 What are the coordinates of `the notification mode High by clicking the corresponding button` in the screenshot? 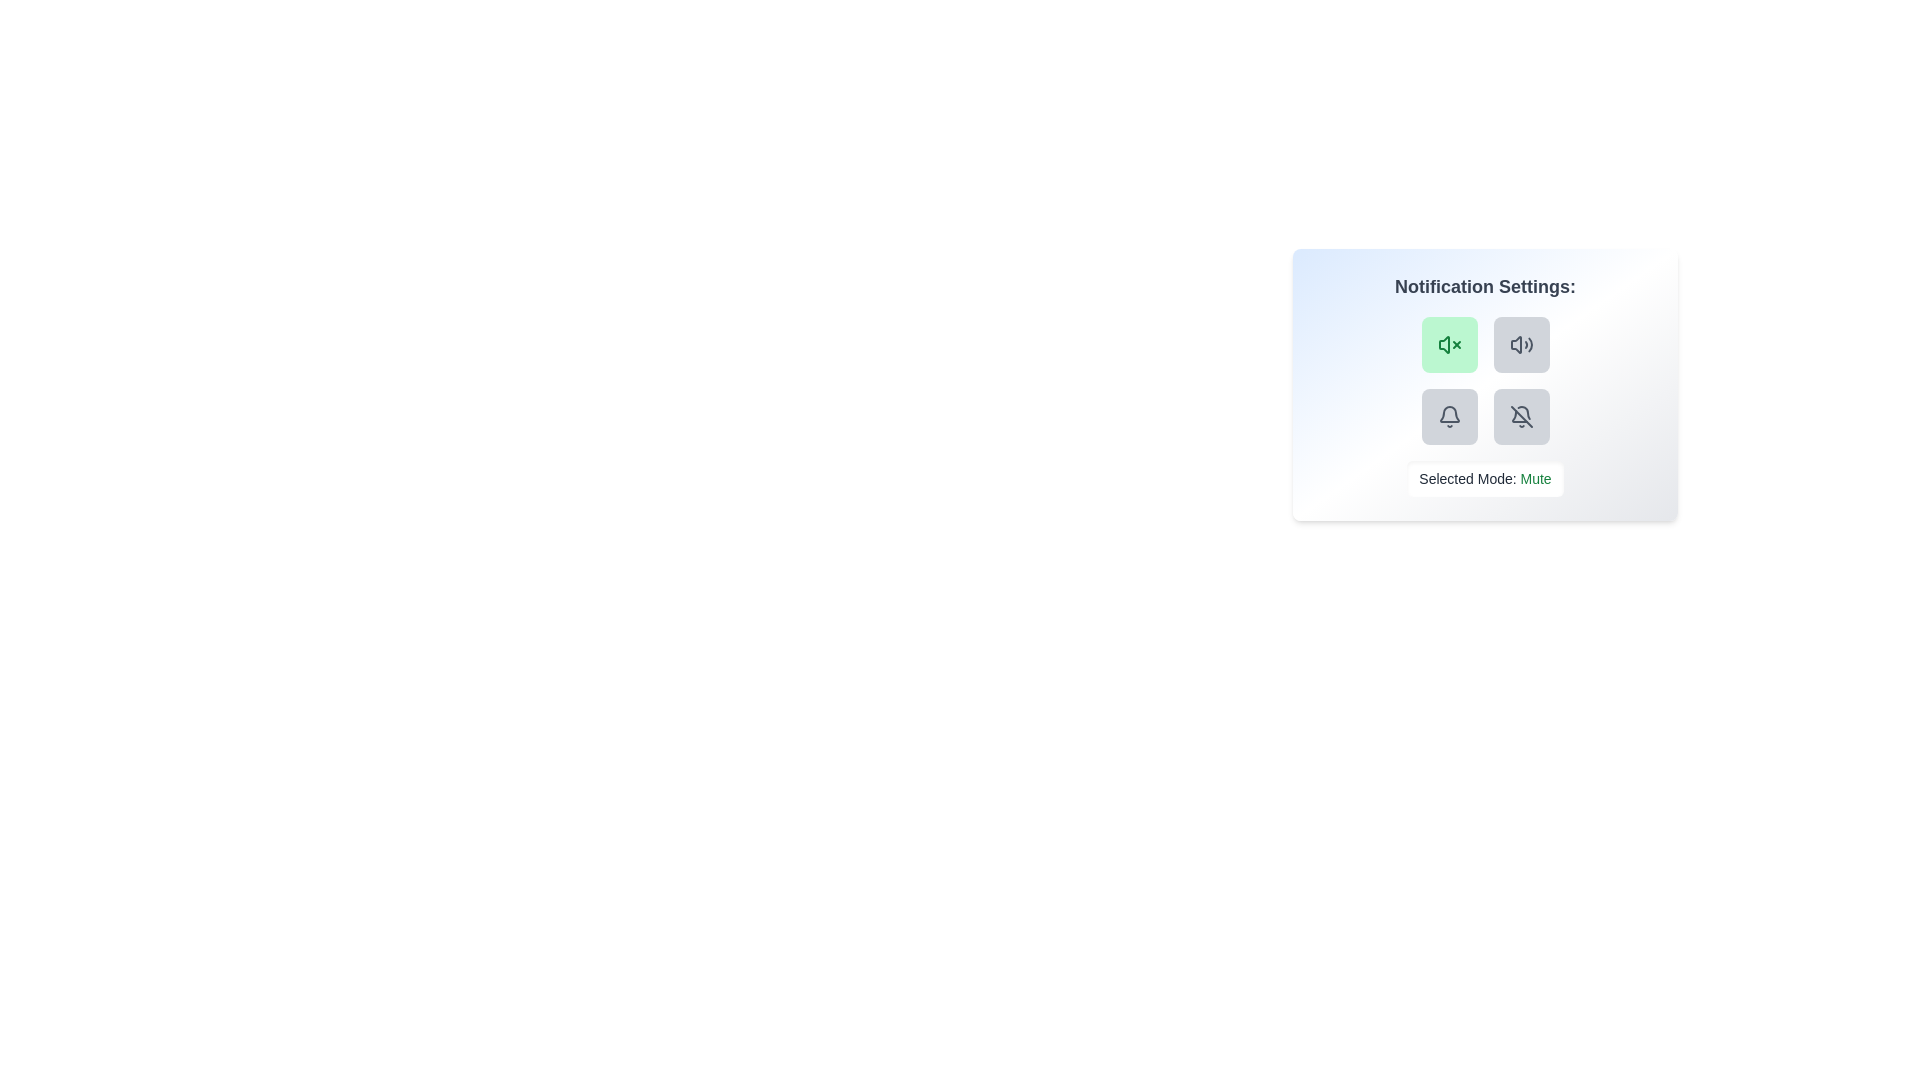 It's located at (1449, 415).